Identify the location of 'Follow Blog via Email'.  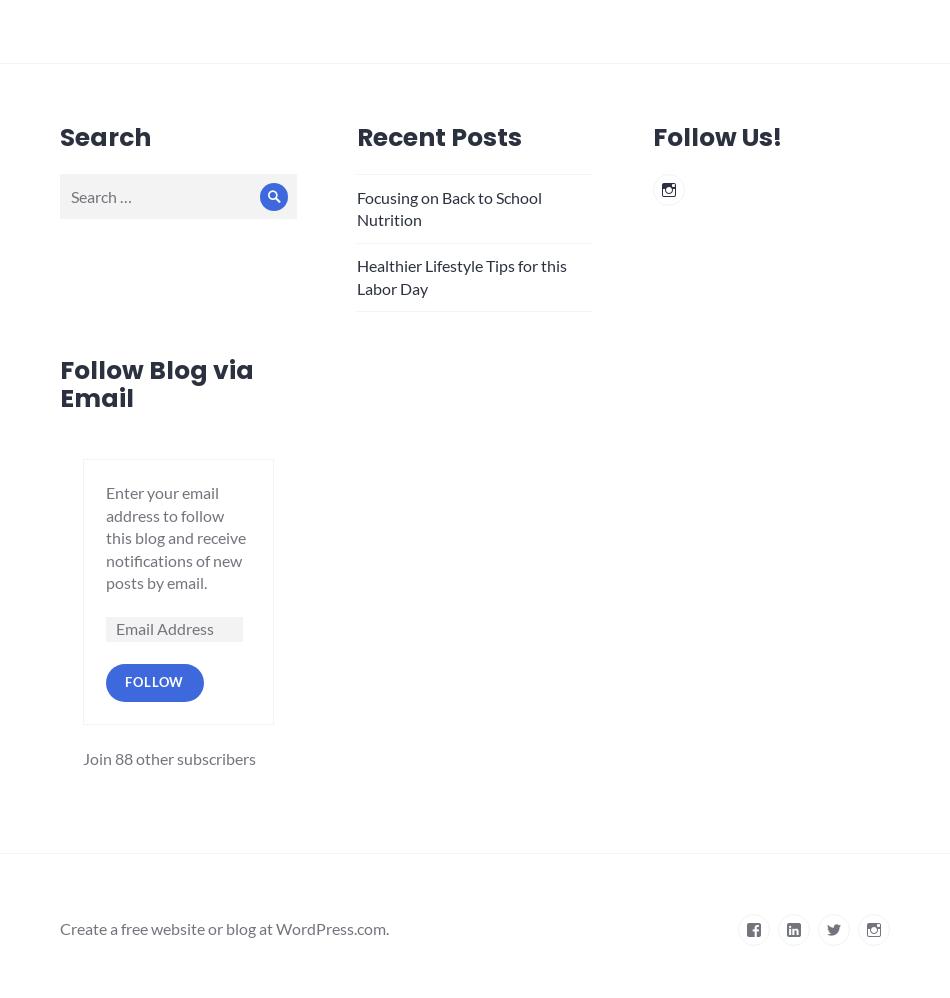
(157, 383).